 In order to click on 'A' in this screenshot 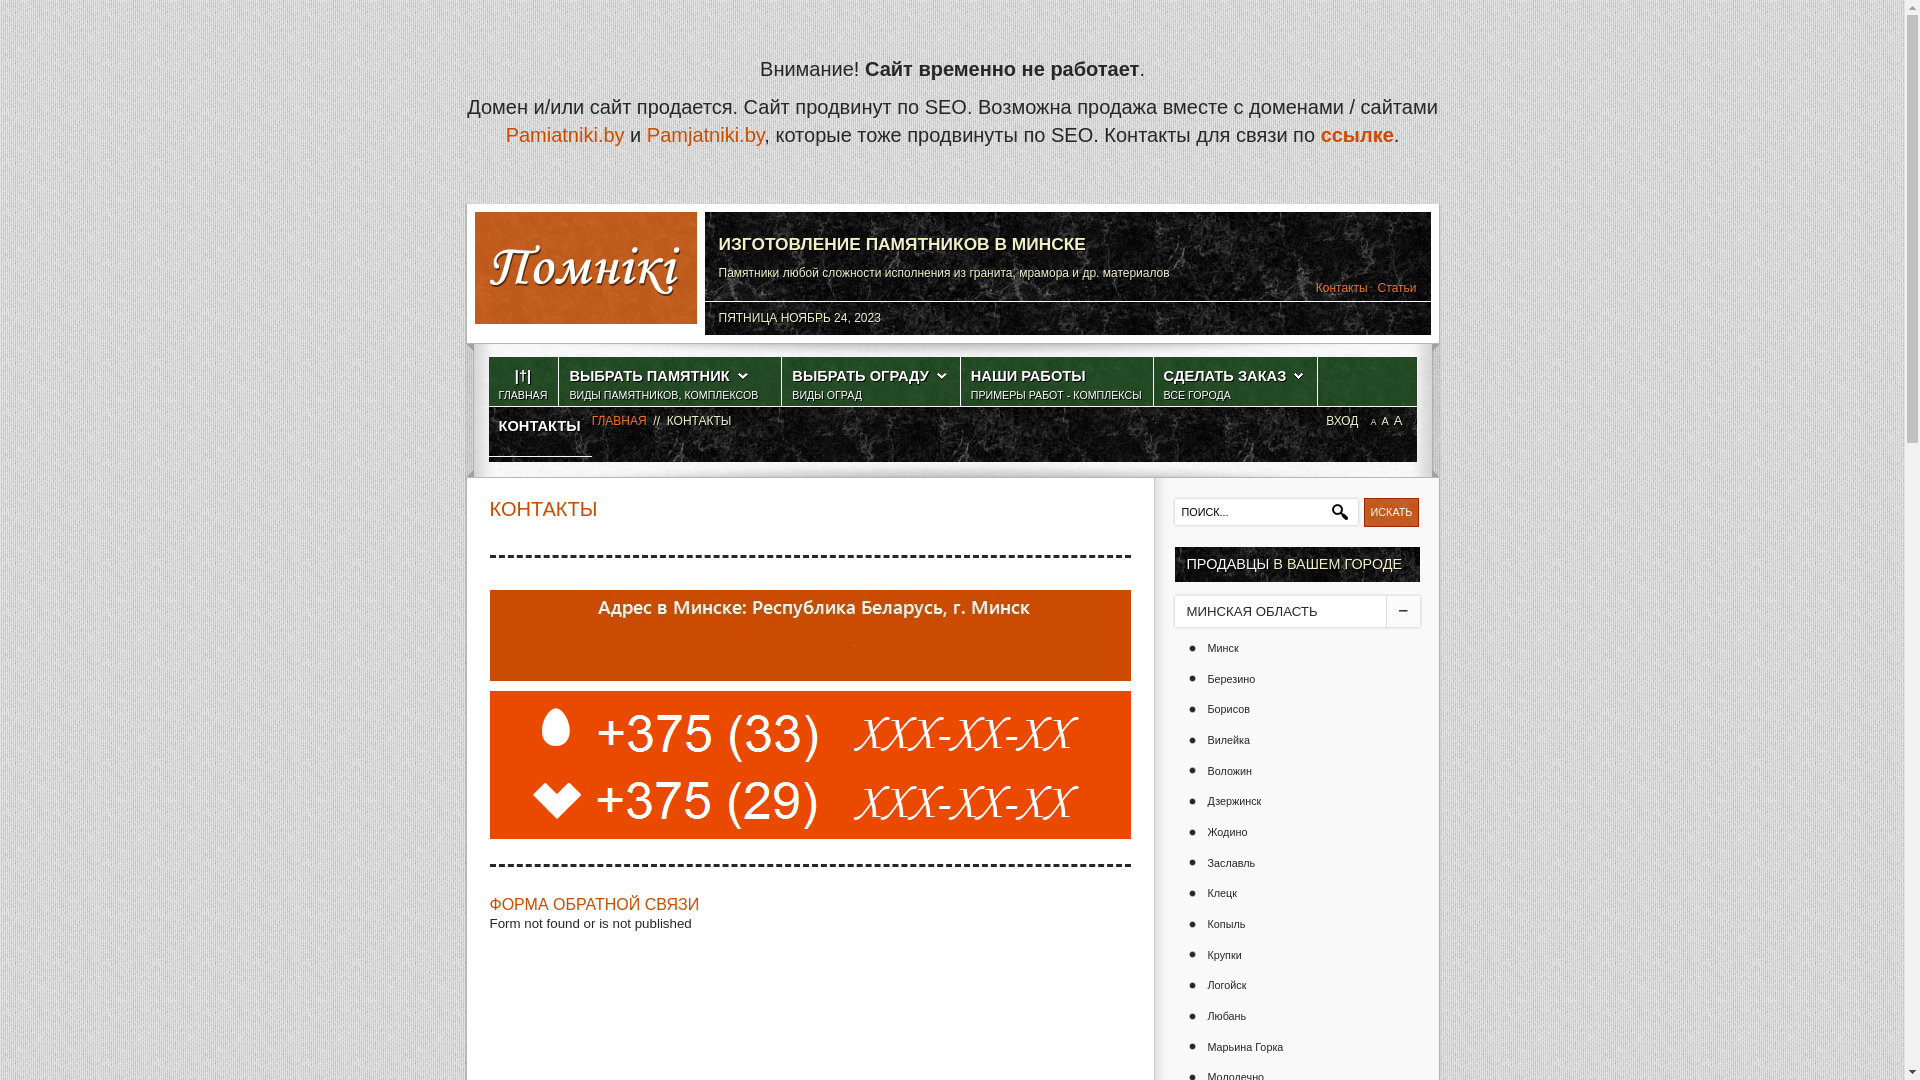, I will do `click(1371, 420)`.